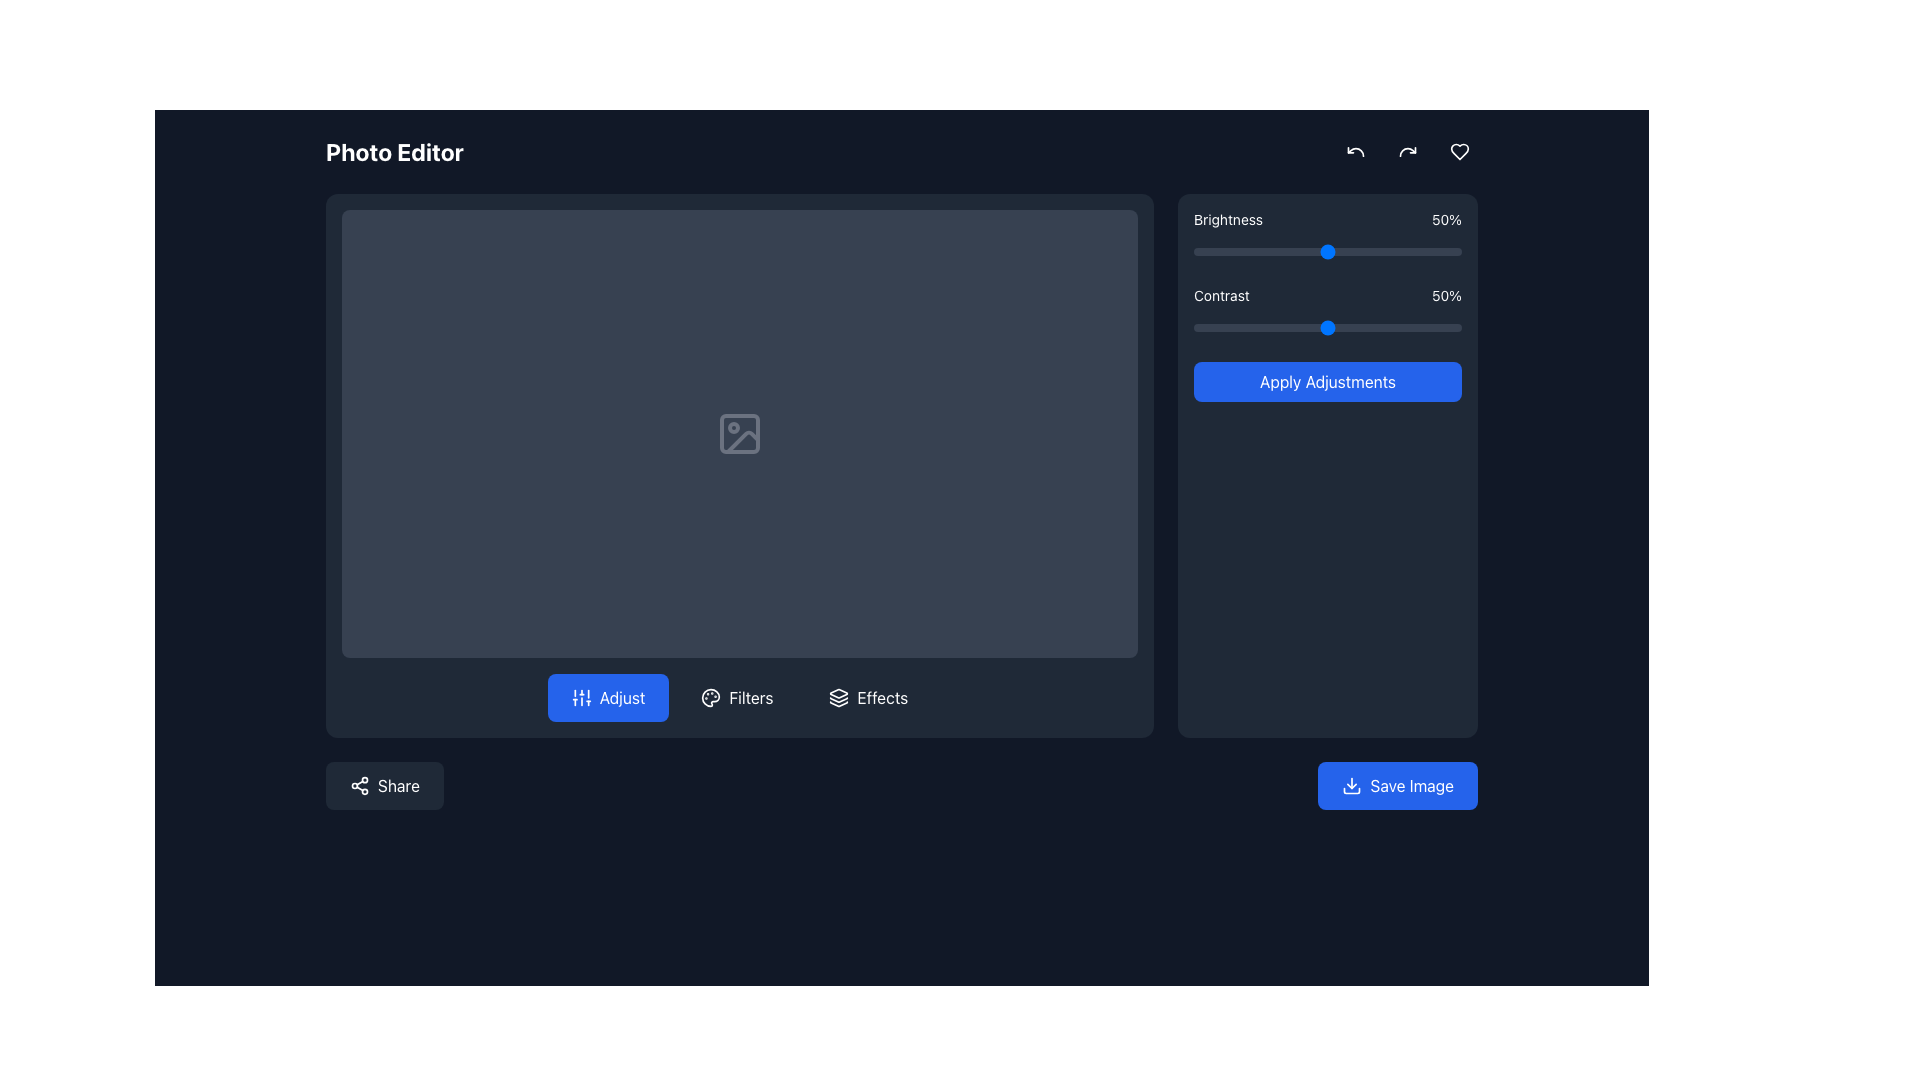 This screenshot has height=1080, width=1920. I want to click on the icon that resembles stacked layers, which is located to the left of the text 'Effects' in the bottom-center section of the interface, so click(839, 696).